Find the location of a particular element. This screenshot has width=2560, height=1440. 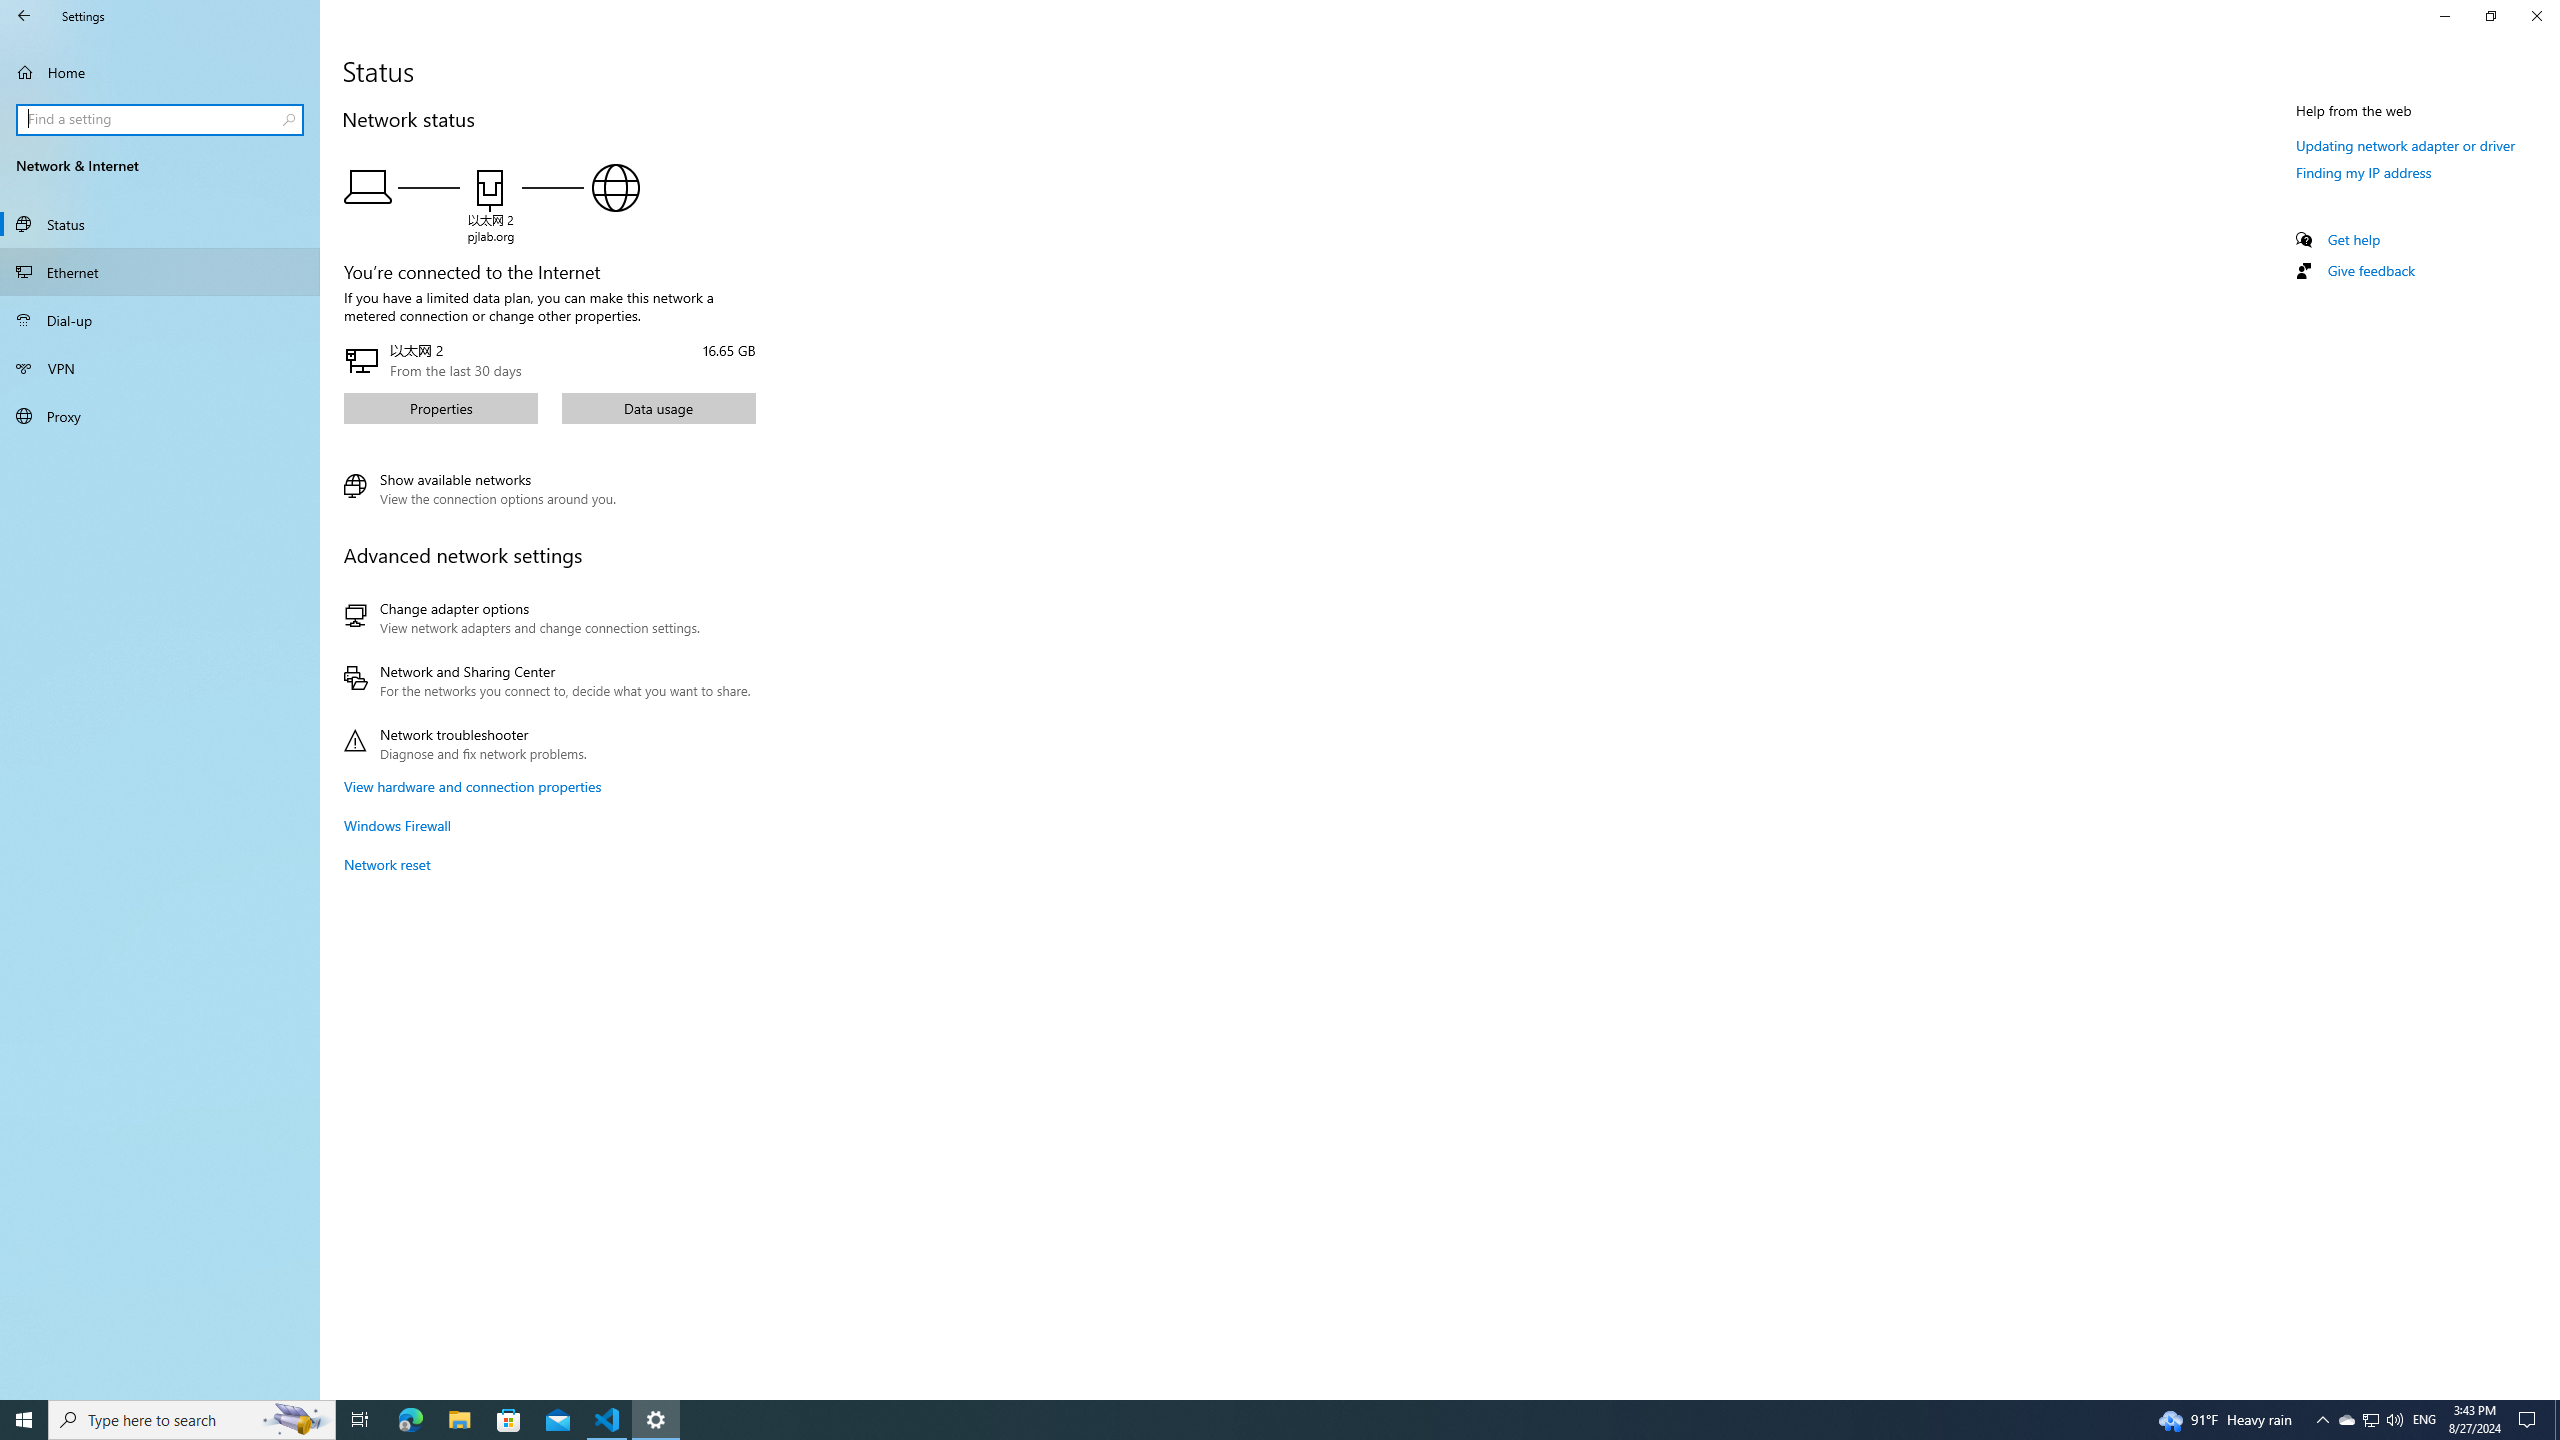

'Status' is located at coordinates (159, 222).